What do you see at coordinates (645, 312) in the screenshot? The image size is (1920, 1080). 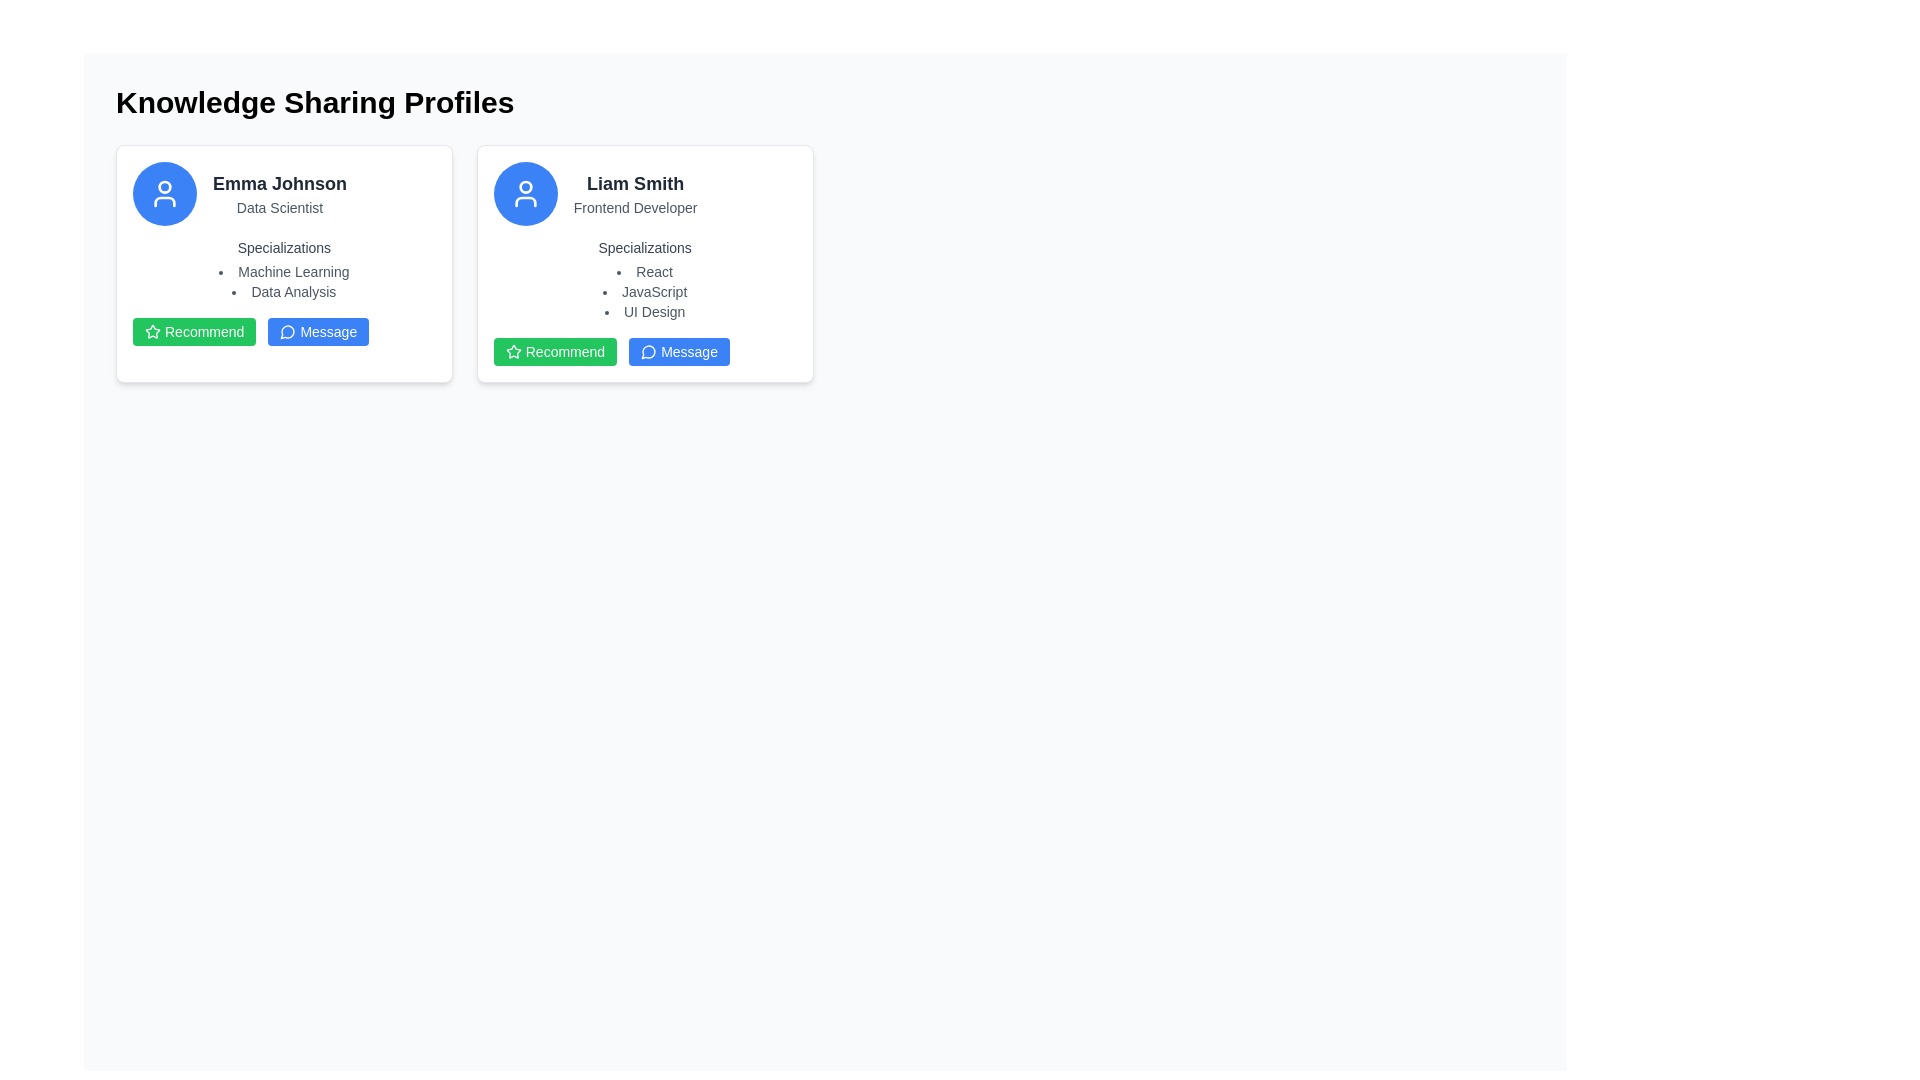 I see `the 'UI Design' text label located at the bottom of the specialization section of Liam Smith's profile card` at bounding box center [645, 312].